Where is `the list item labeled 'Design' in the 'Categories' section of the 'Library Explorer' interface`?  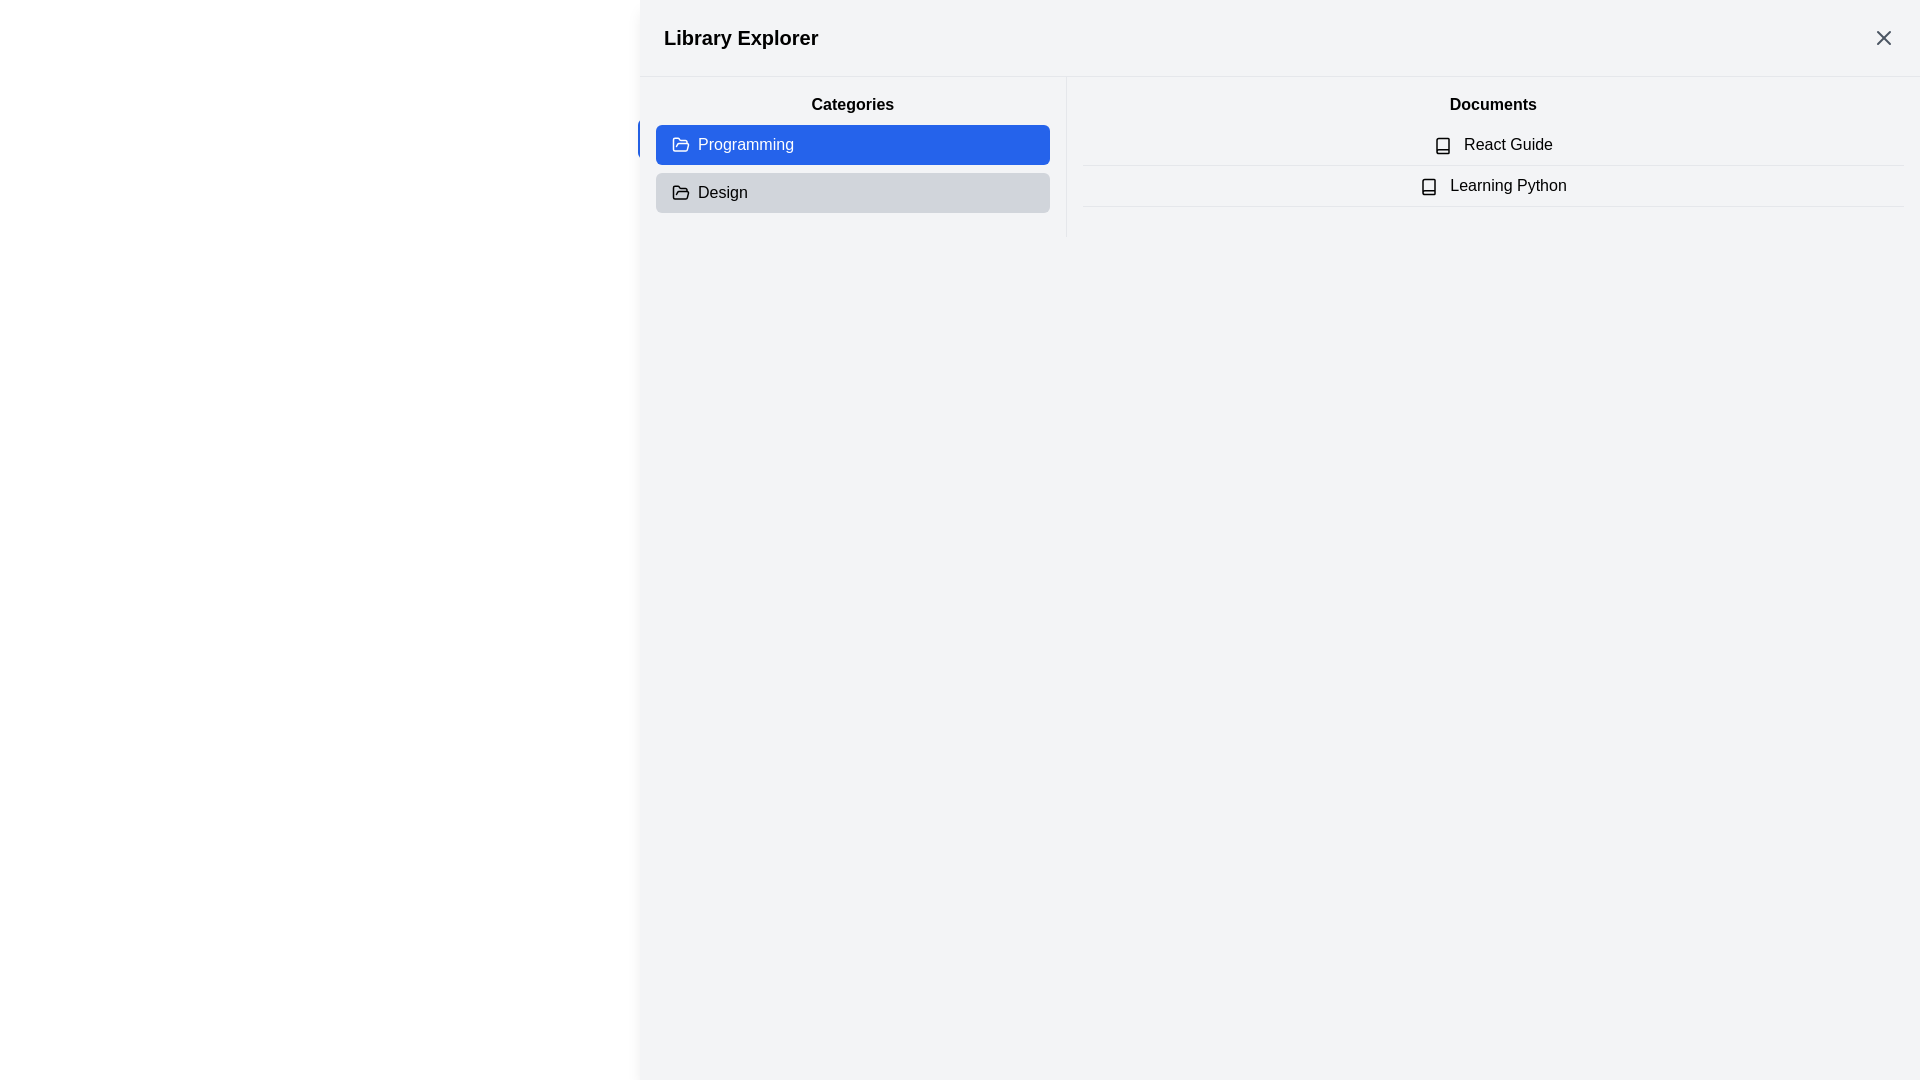
the list item labeled 'Design' in the 'Categories' section of the 'Library Explorer' interface is located at coordinates (852, 192).